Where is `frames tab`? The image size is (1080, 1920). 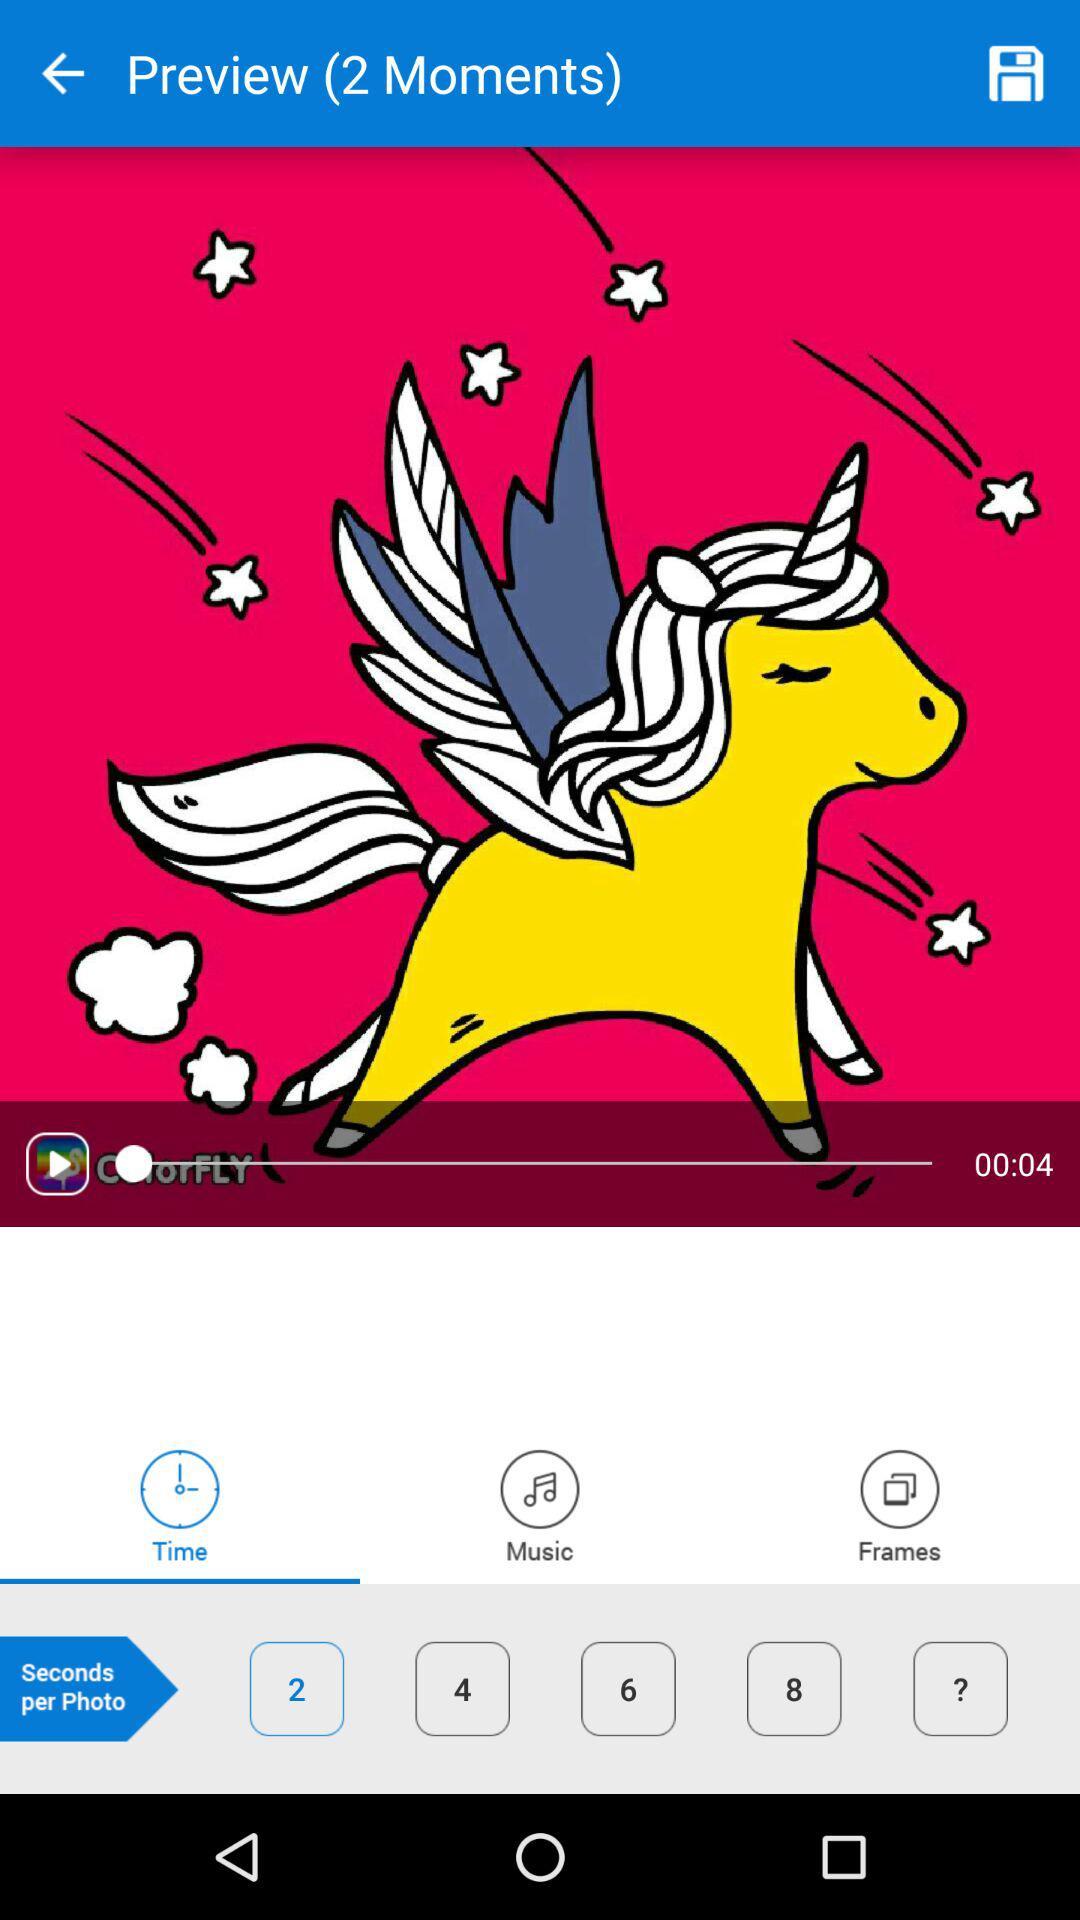 frames tab is located at coordinates (898, 1505).